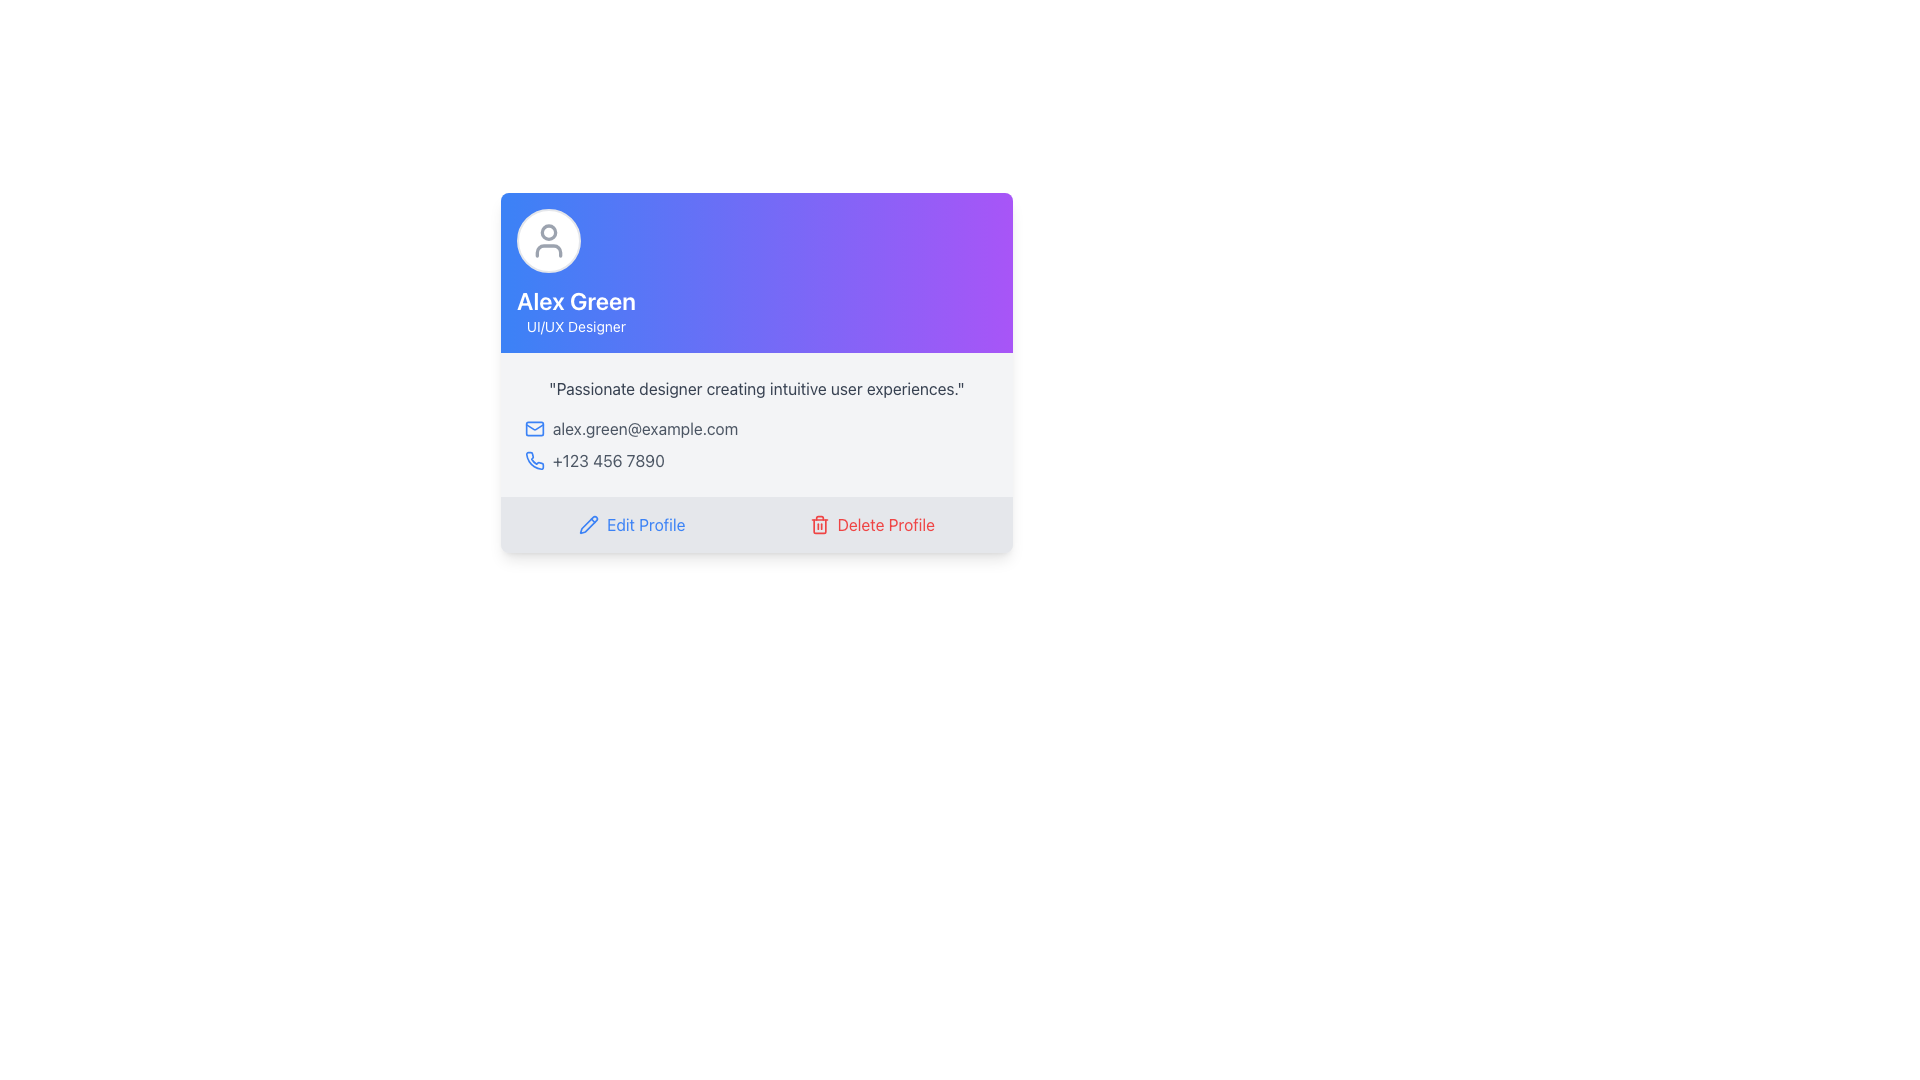  What do you see at coordinates (534, 427) in the screenshot?
I see `the email icon that visually represents the email address 'alex.green@example.com', located to the left of the email address in the same row` at bounding box center [534, 427].